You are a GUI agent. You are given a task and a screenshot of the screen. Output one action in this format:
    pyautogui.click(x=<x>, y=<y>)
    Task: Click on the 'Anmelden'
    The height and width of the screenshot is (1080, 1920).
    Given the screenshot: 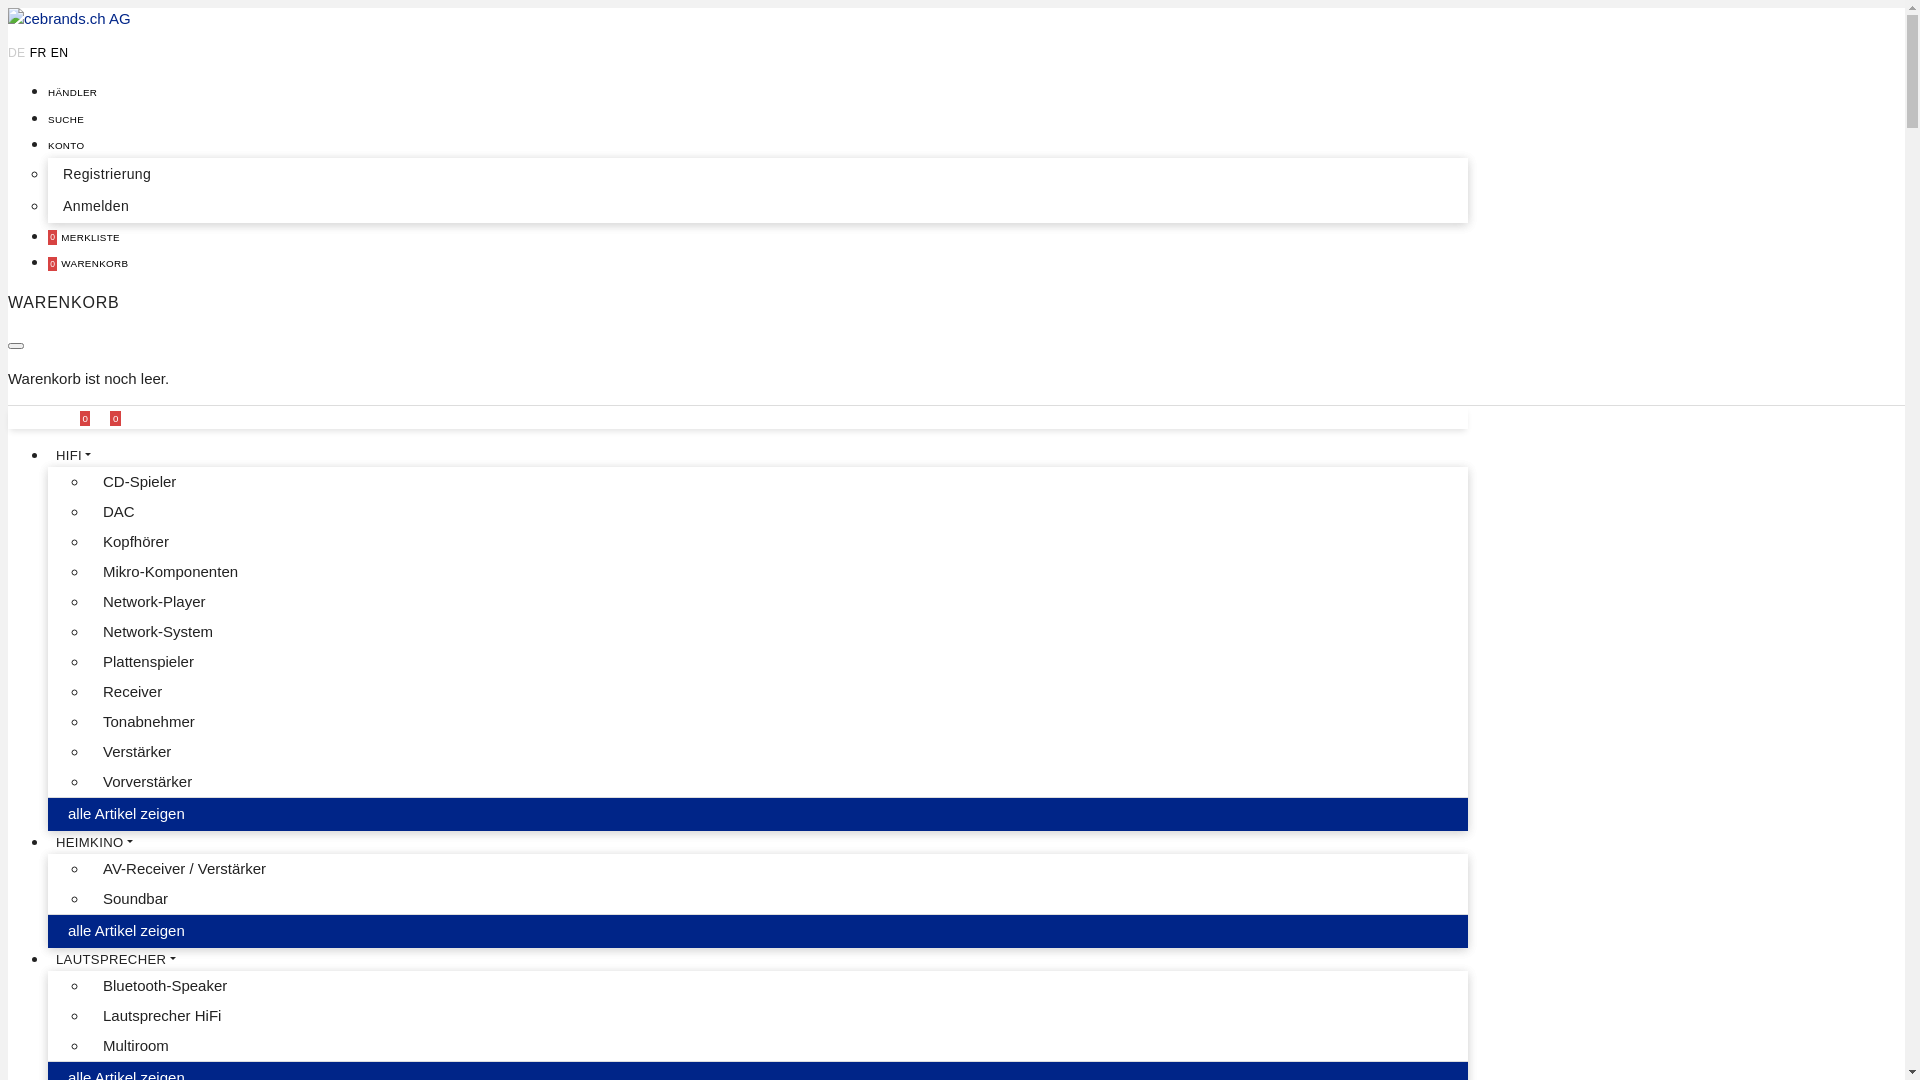 What is the action you would take?
    pyautogui.click(x=757, y=206)
    